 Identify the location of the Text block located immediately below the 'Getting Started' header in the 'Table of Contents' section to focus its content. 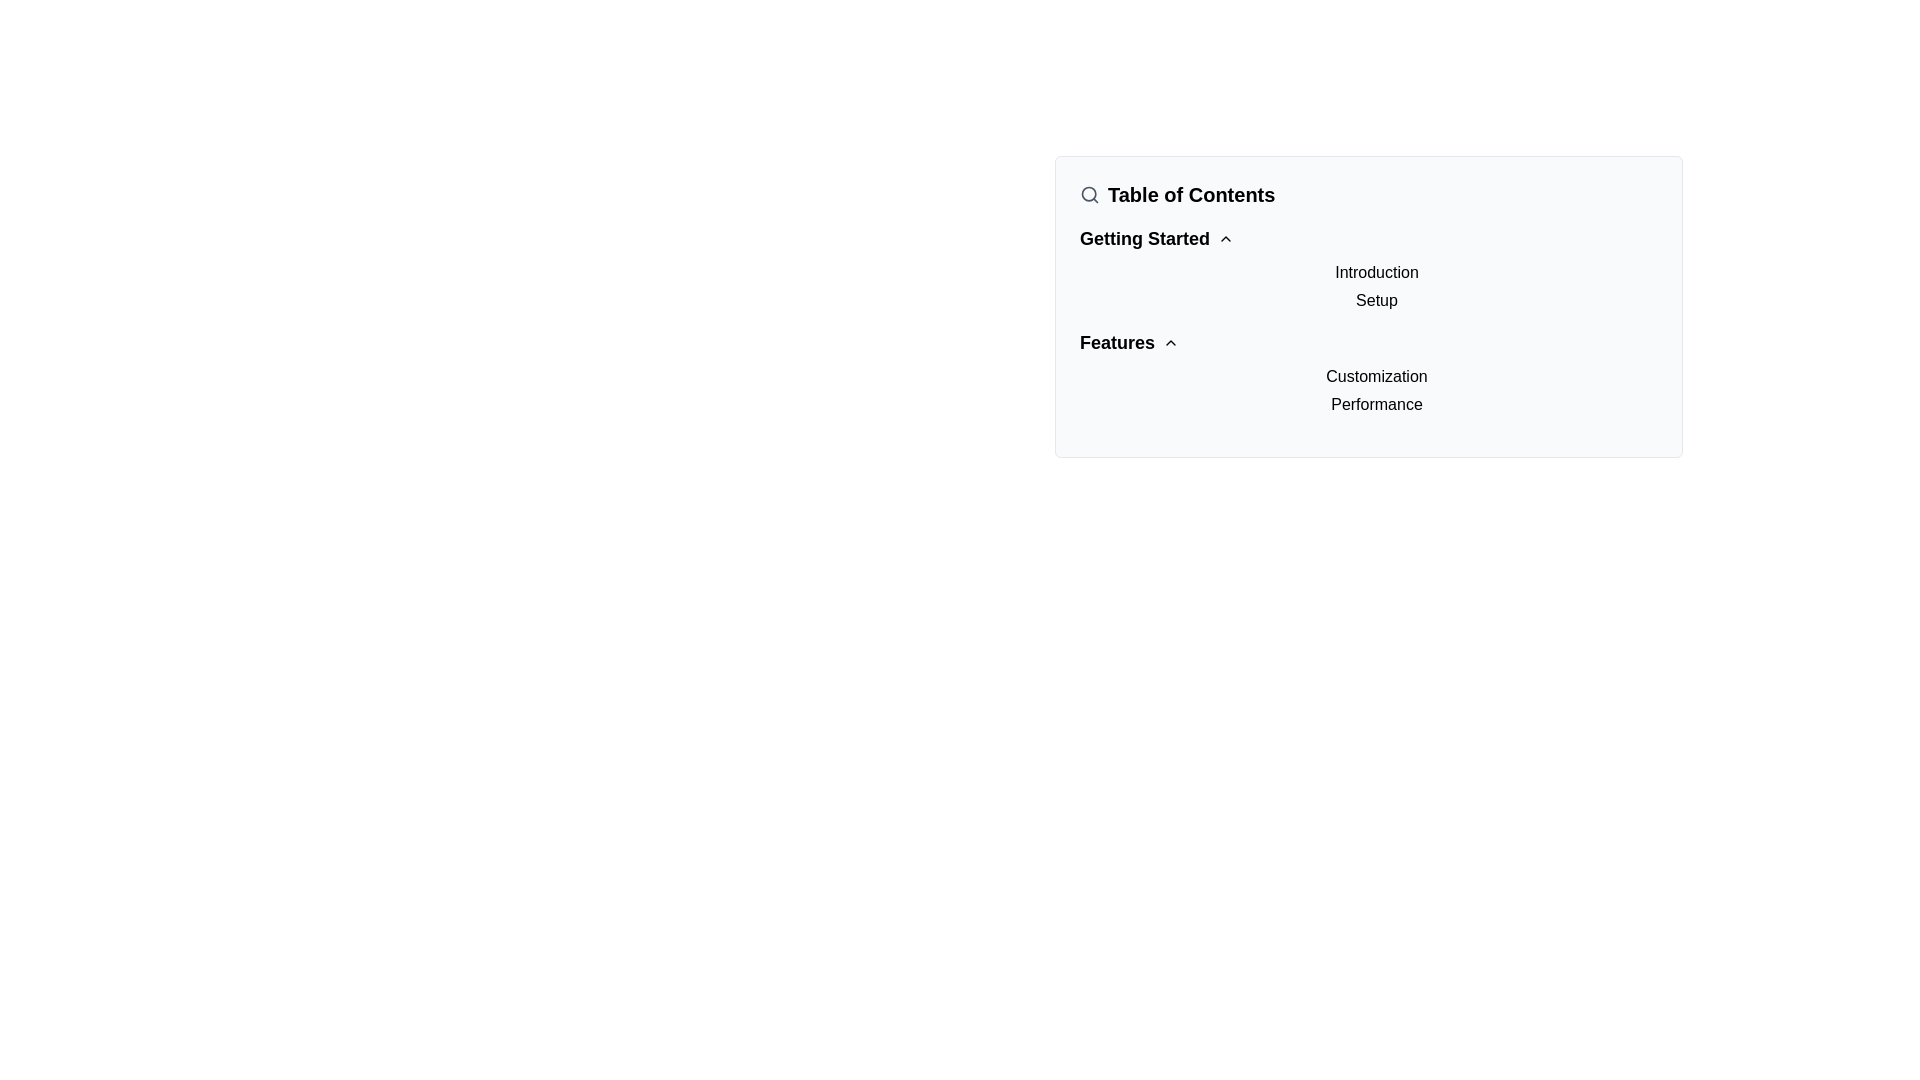
(1367, 268).